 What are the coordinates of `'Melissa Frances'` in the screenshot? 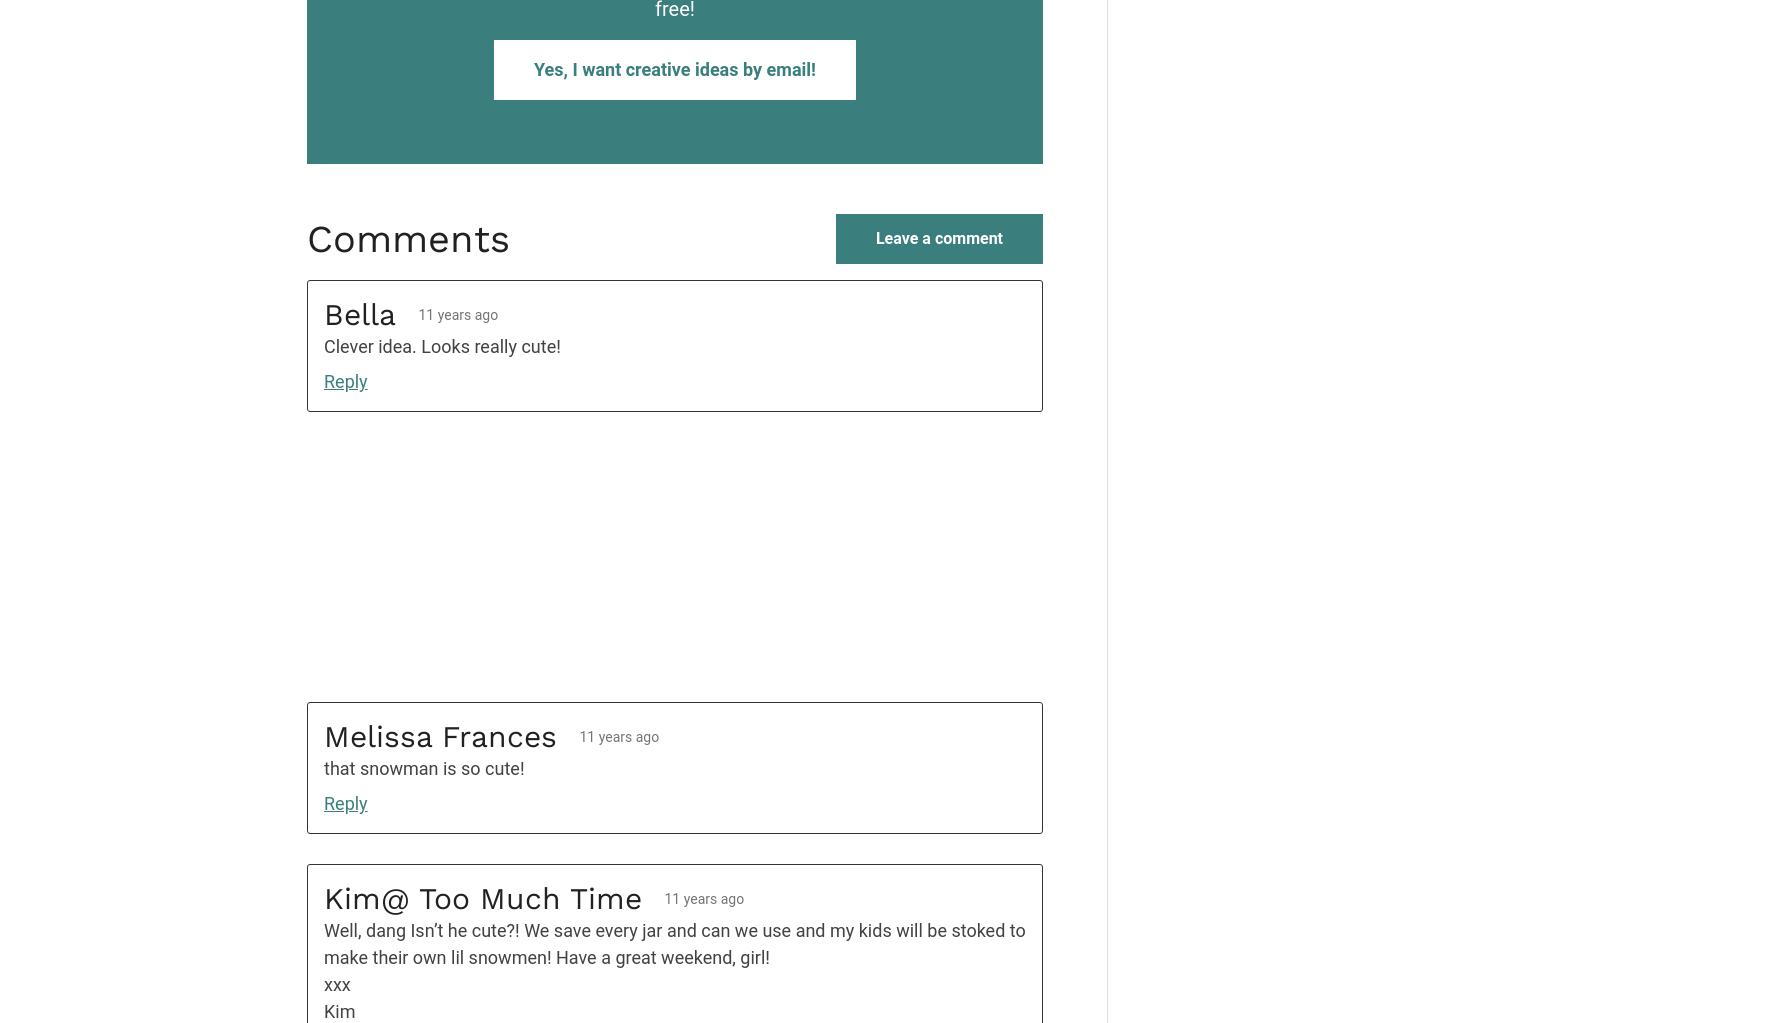 It's located at (440, 736).